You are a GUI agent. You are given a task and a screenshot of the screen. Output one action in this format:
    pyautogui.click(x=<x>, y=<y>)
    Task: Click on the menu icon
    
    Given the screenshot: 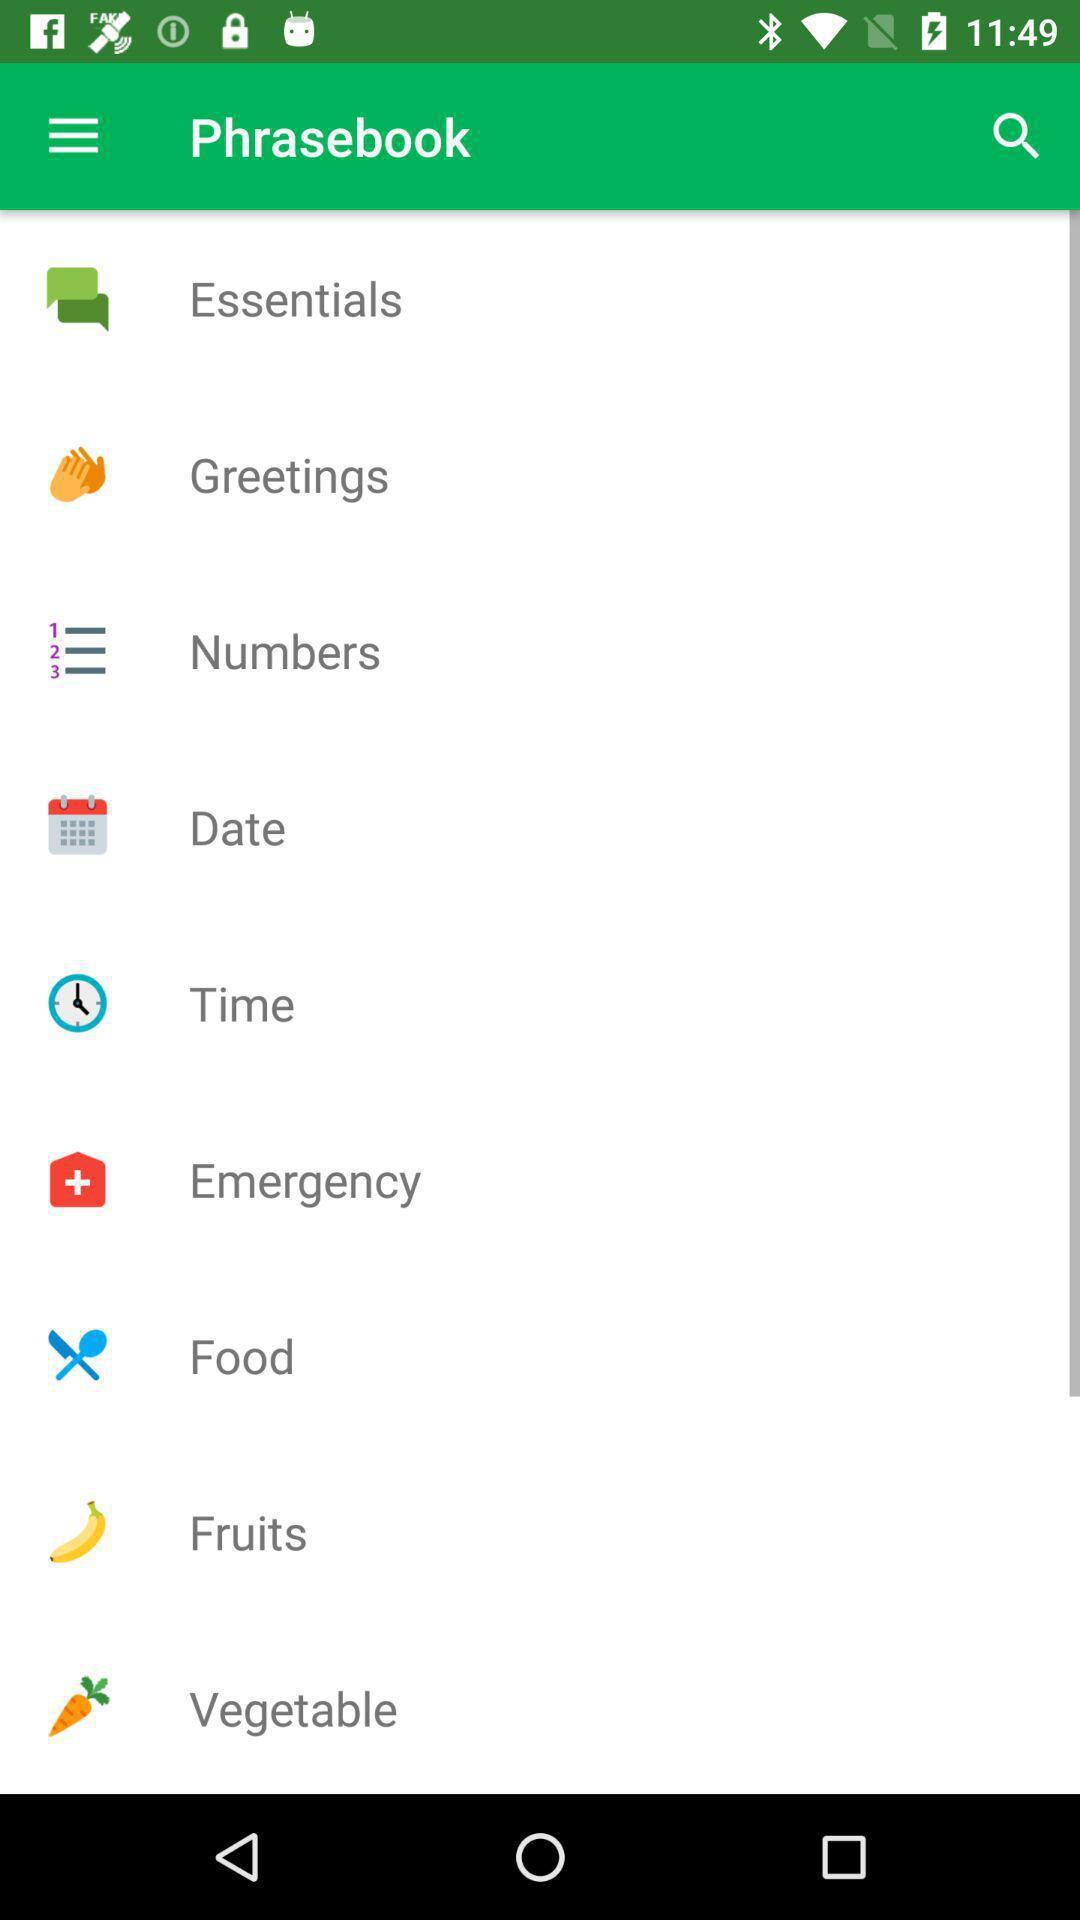 What is the action you would take?
    pyautogui.click(x=76, y=650)
    